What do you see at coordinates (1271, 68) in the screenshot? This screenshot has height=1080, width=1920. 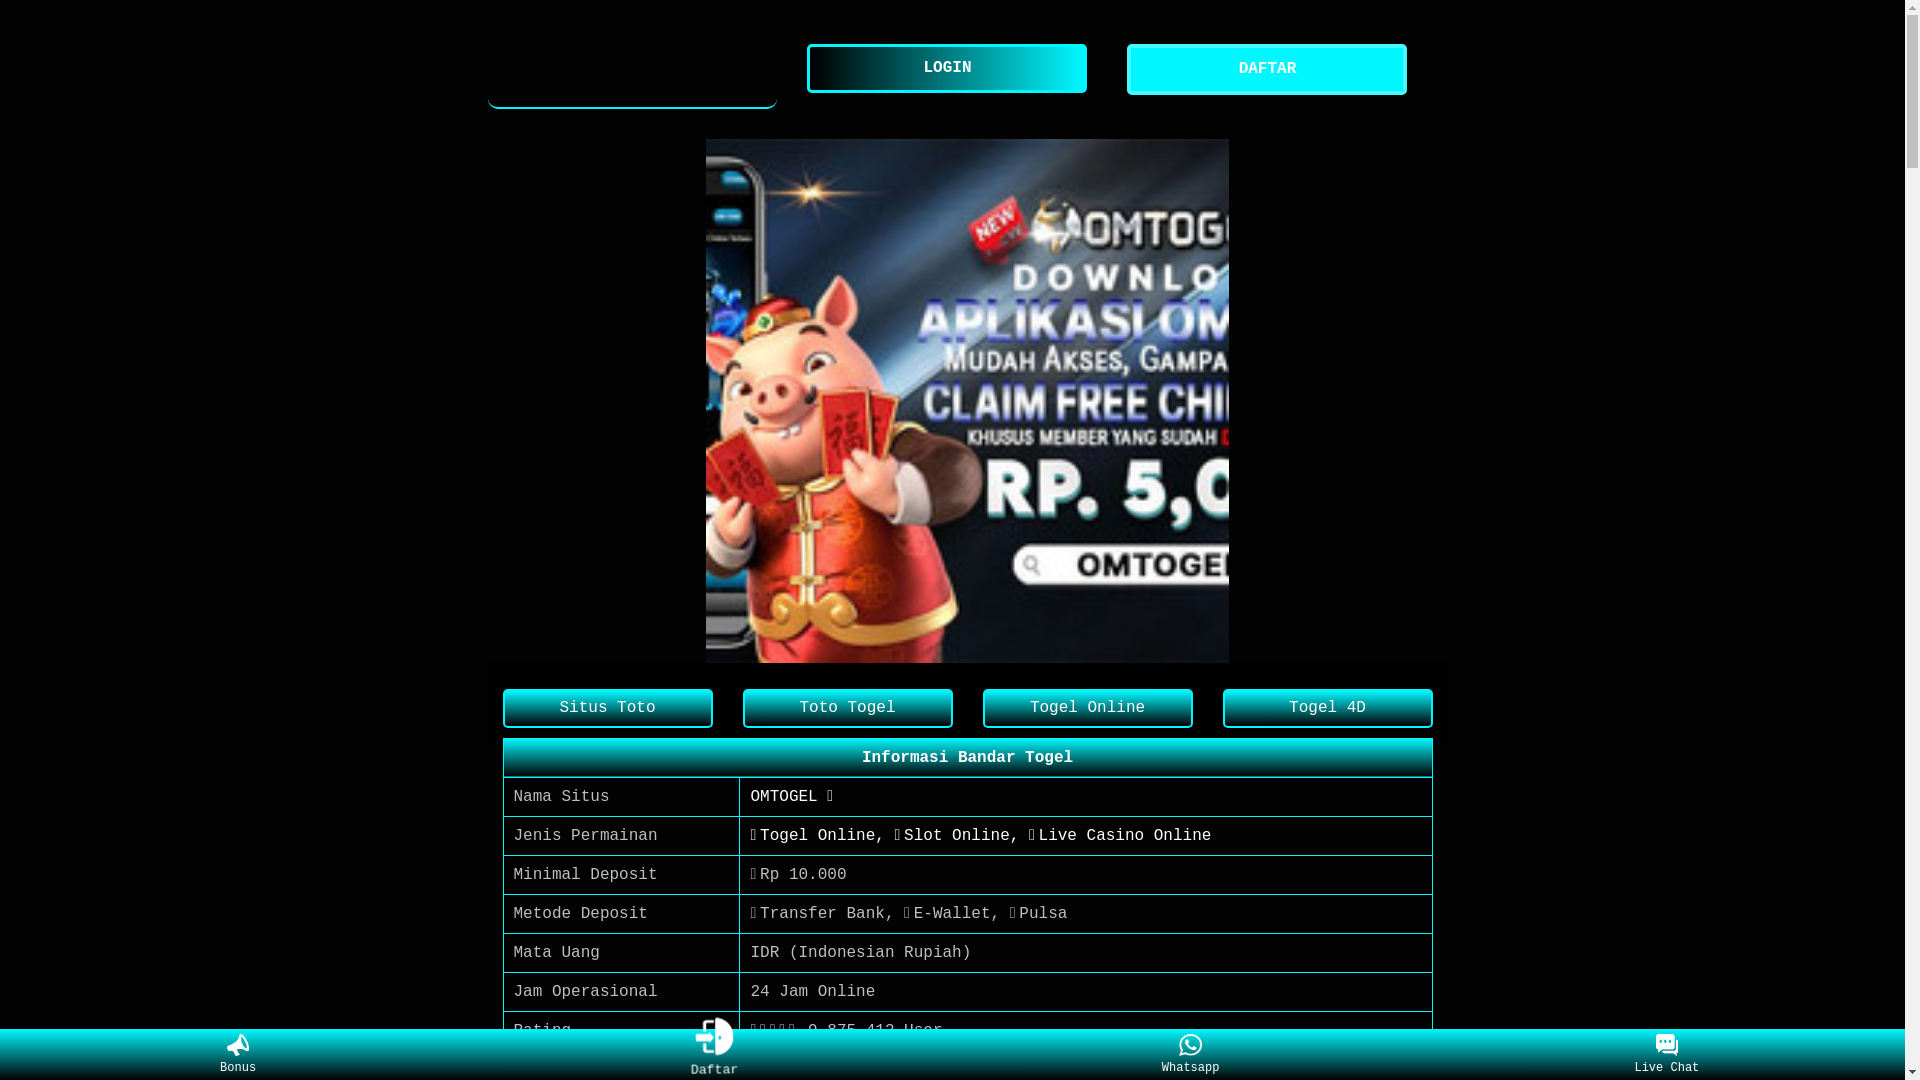 I see `'DAFTAR'` at bounding box center [1271, 68].